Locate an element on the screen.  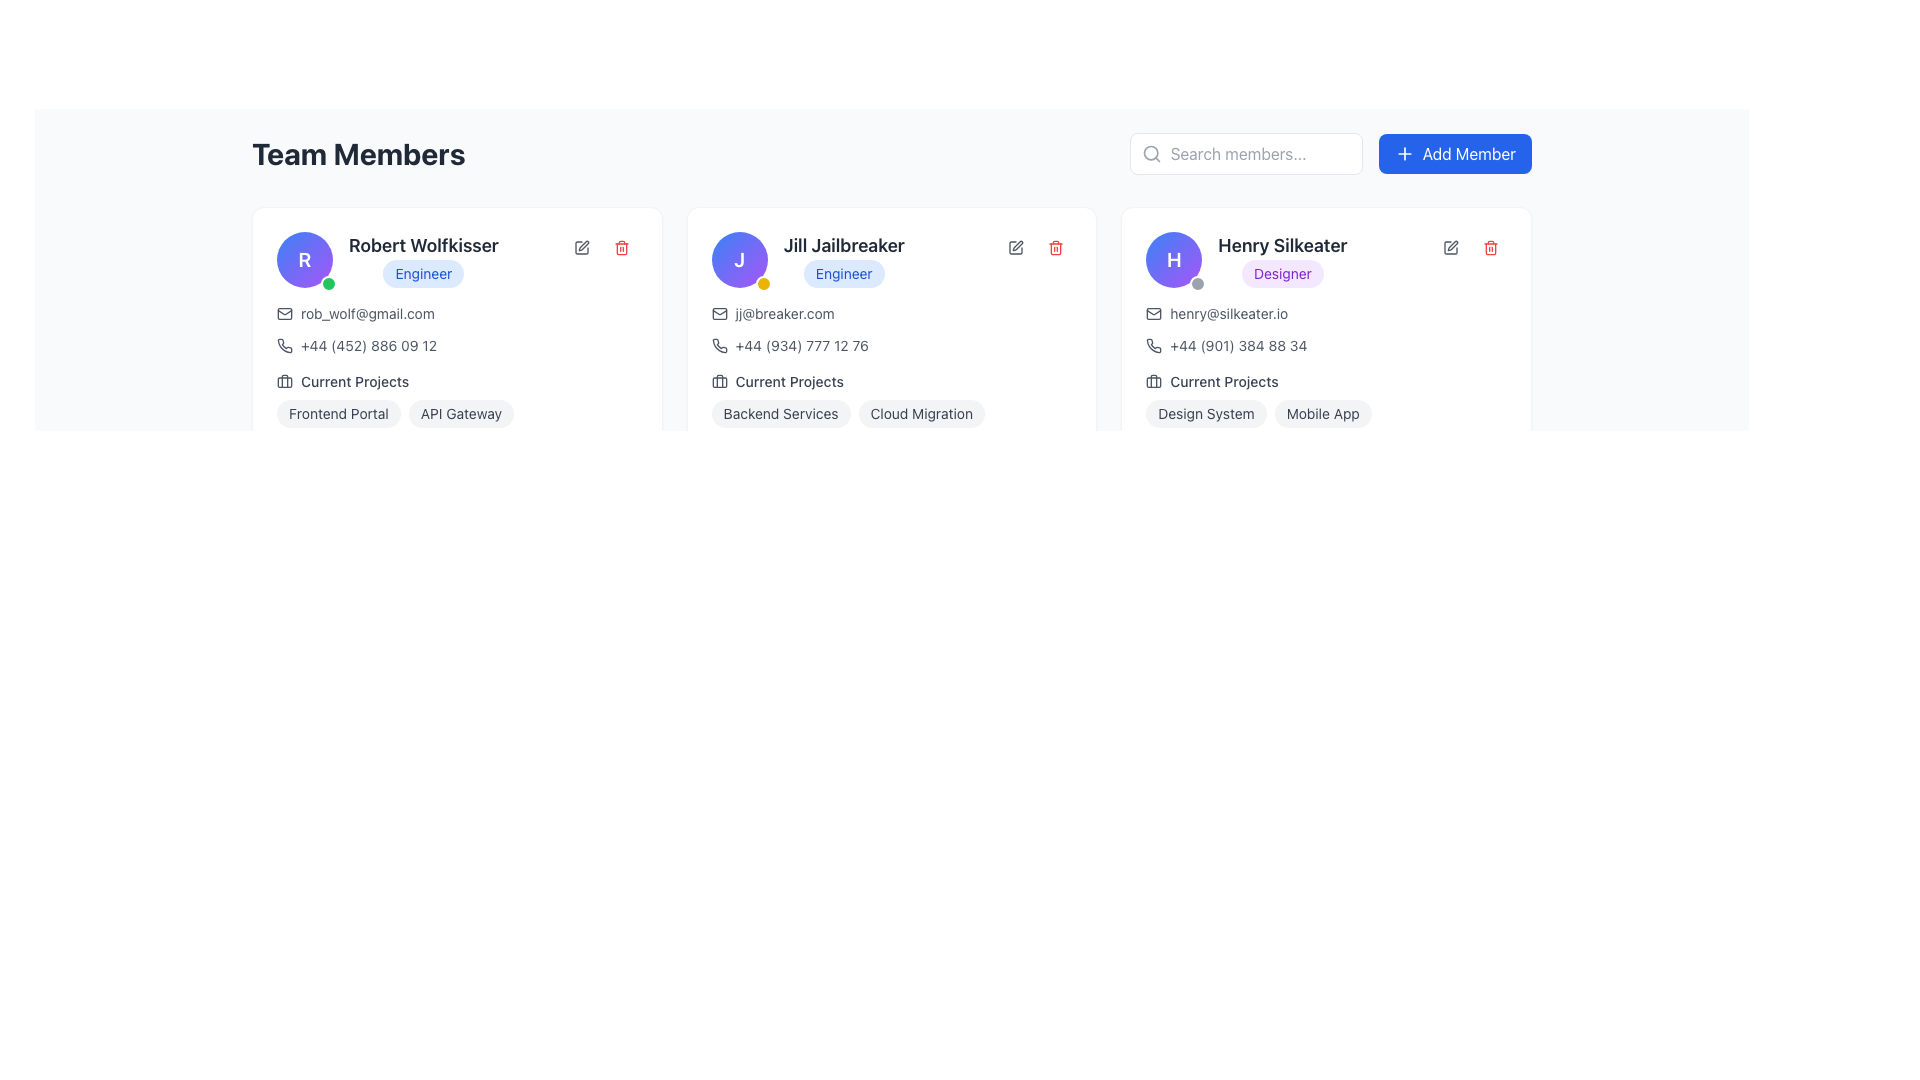
the 'API Gateway' badge in the List component under the 'Current Projects' heading for user Robert Wolfkisser is located at coordinates (455, 400).